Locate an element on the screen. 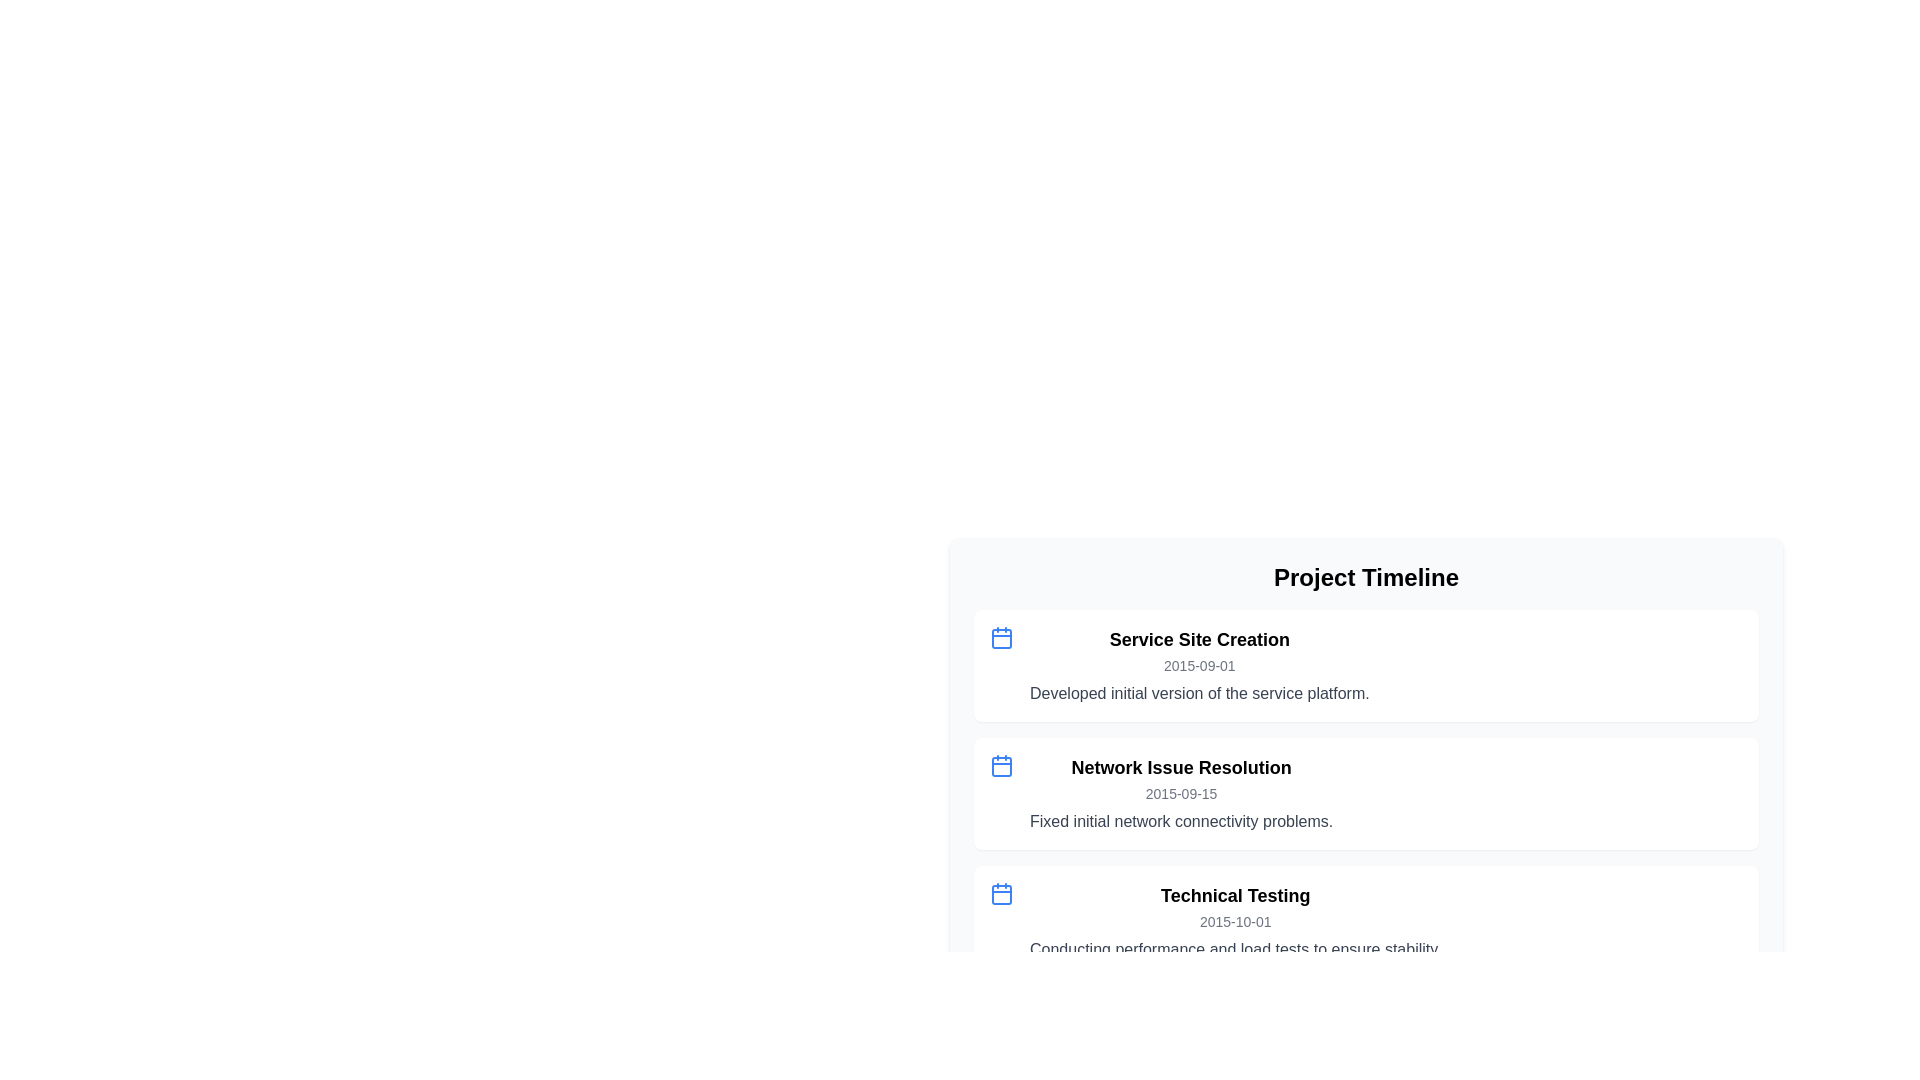 The image size is (1920, 1080). the first card component in the vertical list of project milestones, which features a blue calendar icon and project milestone text is located at coordinates (1365, 666).